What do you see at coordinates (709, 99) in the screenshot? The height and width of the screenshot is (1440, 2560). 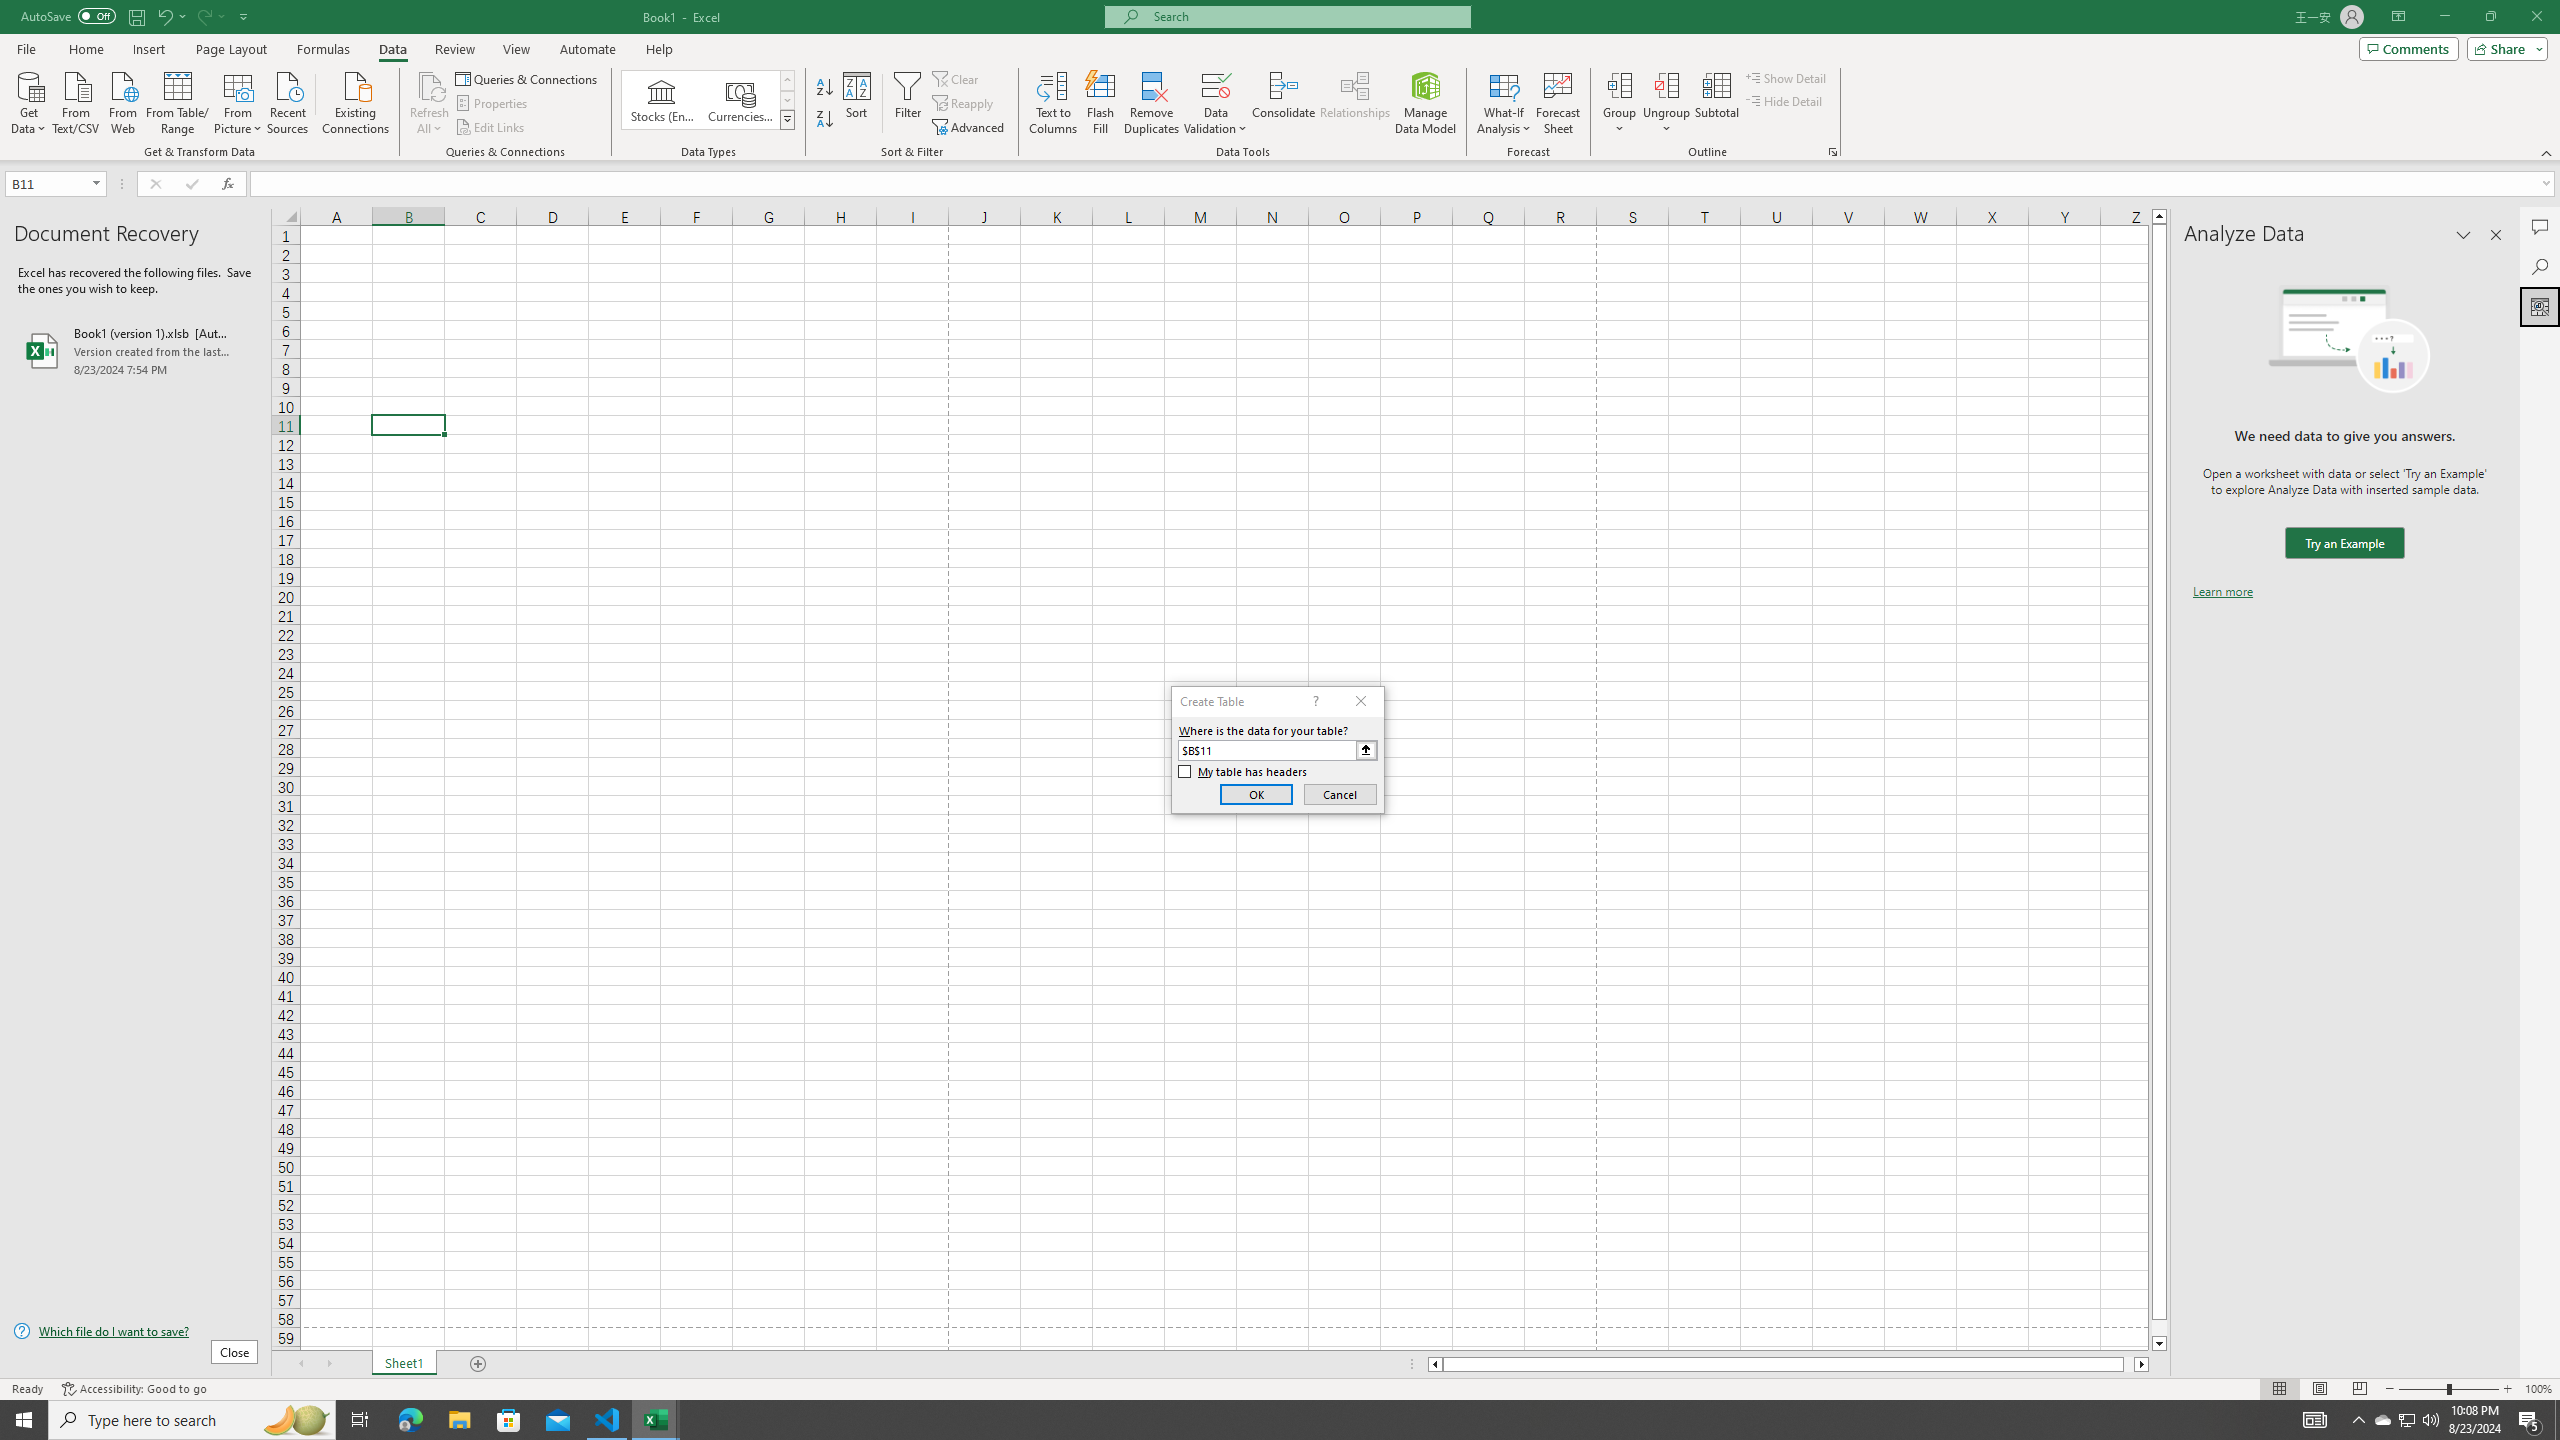 I see `'AutomationID: ConvertToLinkedEntity'` at bounding box center [709, 99].